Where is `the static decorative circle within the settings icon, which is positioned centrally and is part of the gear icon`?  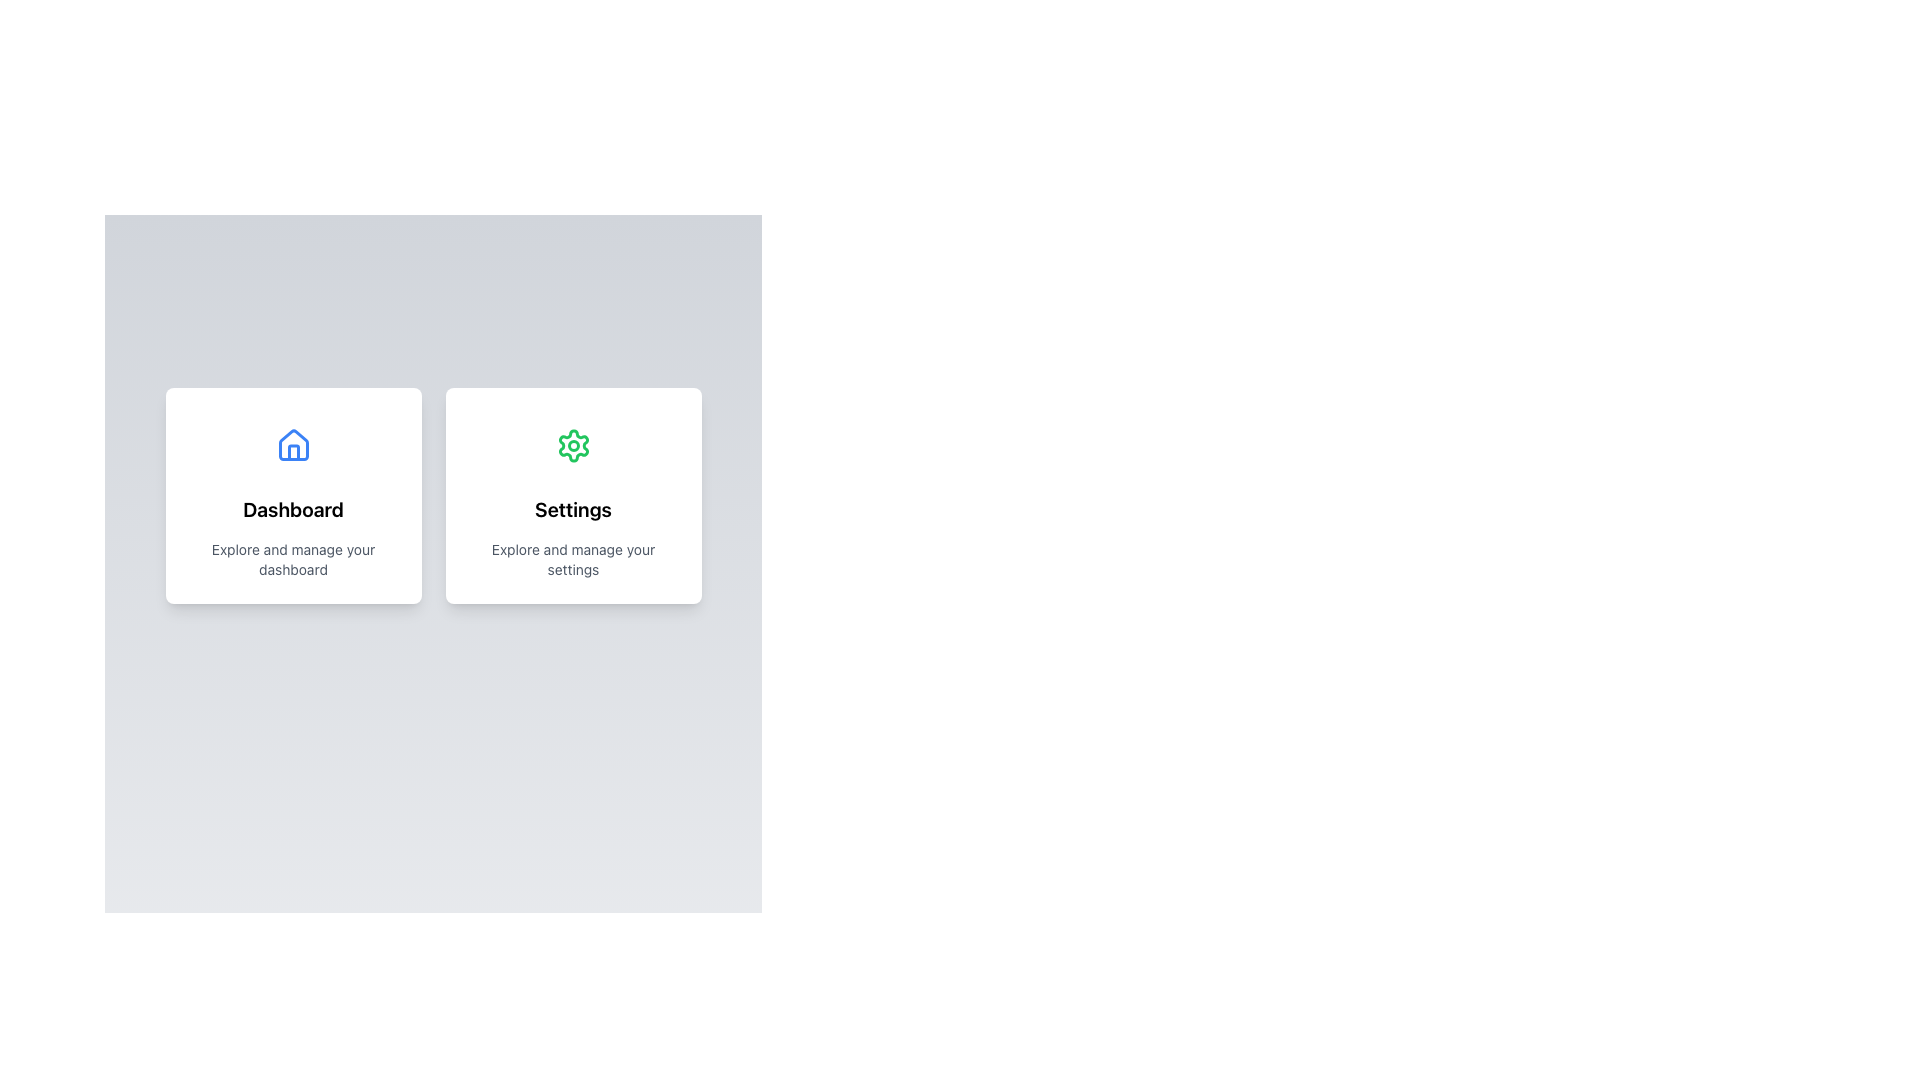 the static decorative circle within the settings icon, which is positioned centrally and is part of the gear icon is located at coordinates (572, 445).